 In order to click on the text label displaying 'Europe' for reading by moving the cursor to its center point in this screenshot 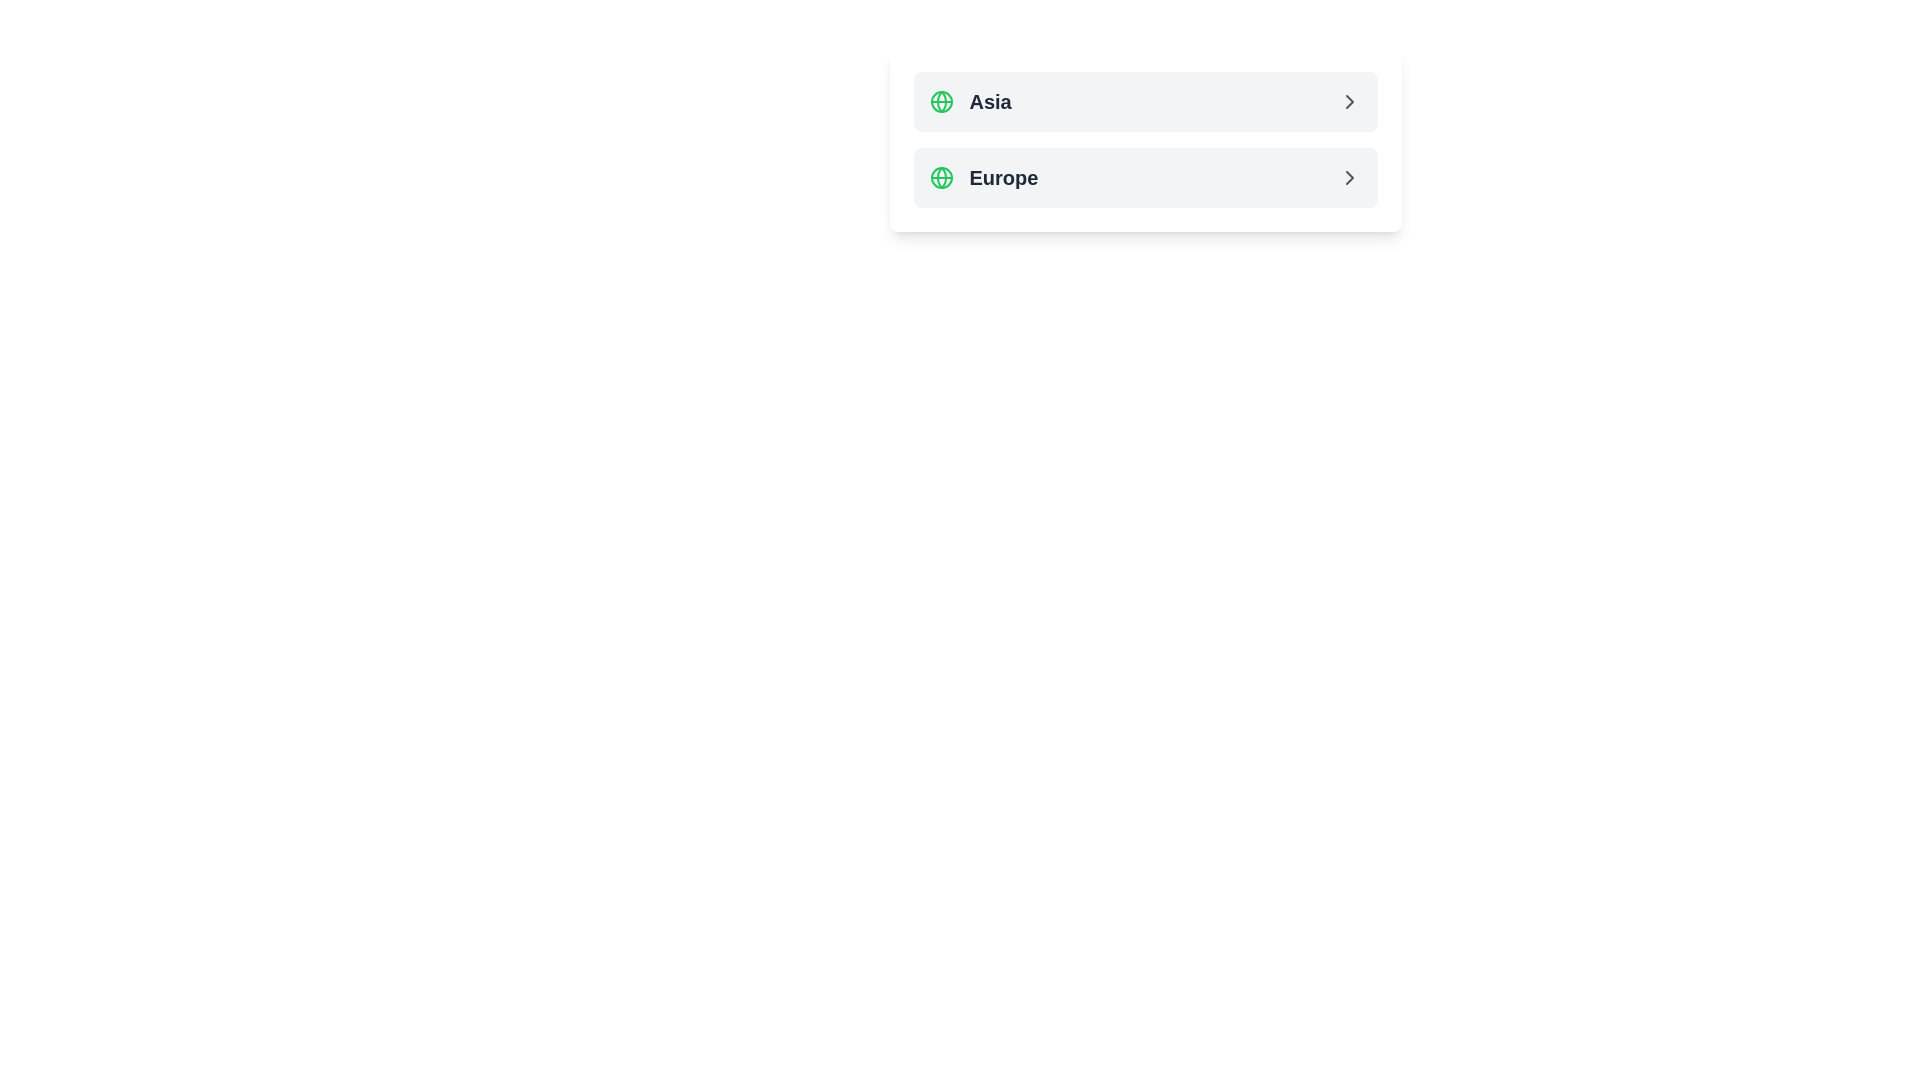, I will do `click(1003, 176)`.